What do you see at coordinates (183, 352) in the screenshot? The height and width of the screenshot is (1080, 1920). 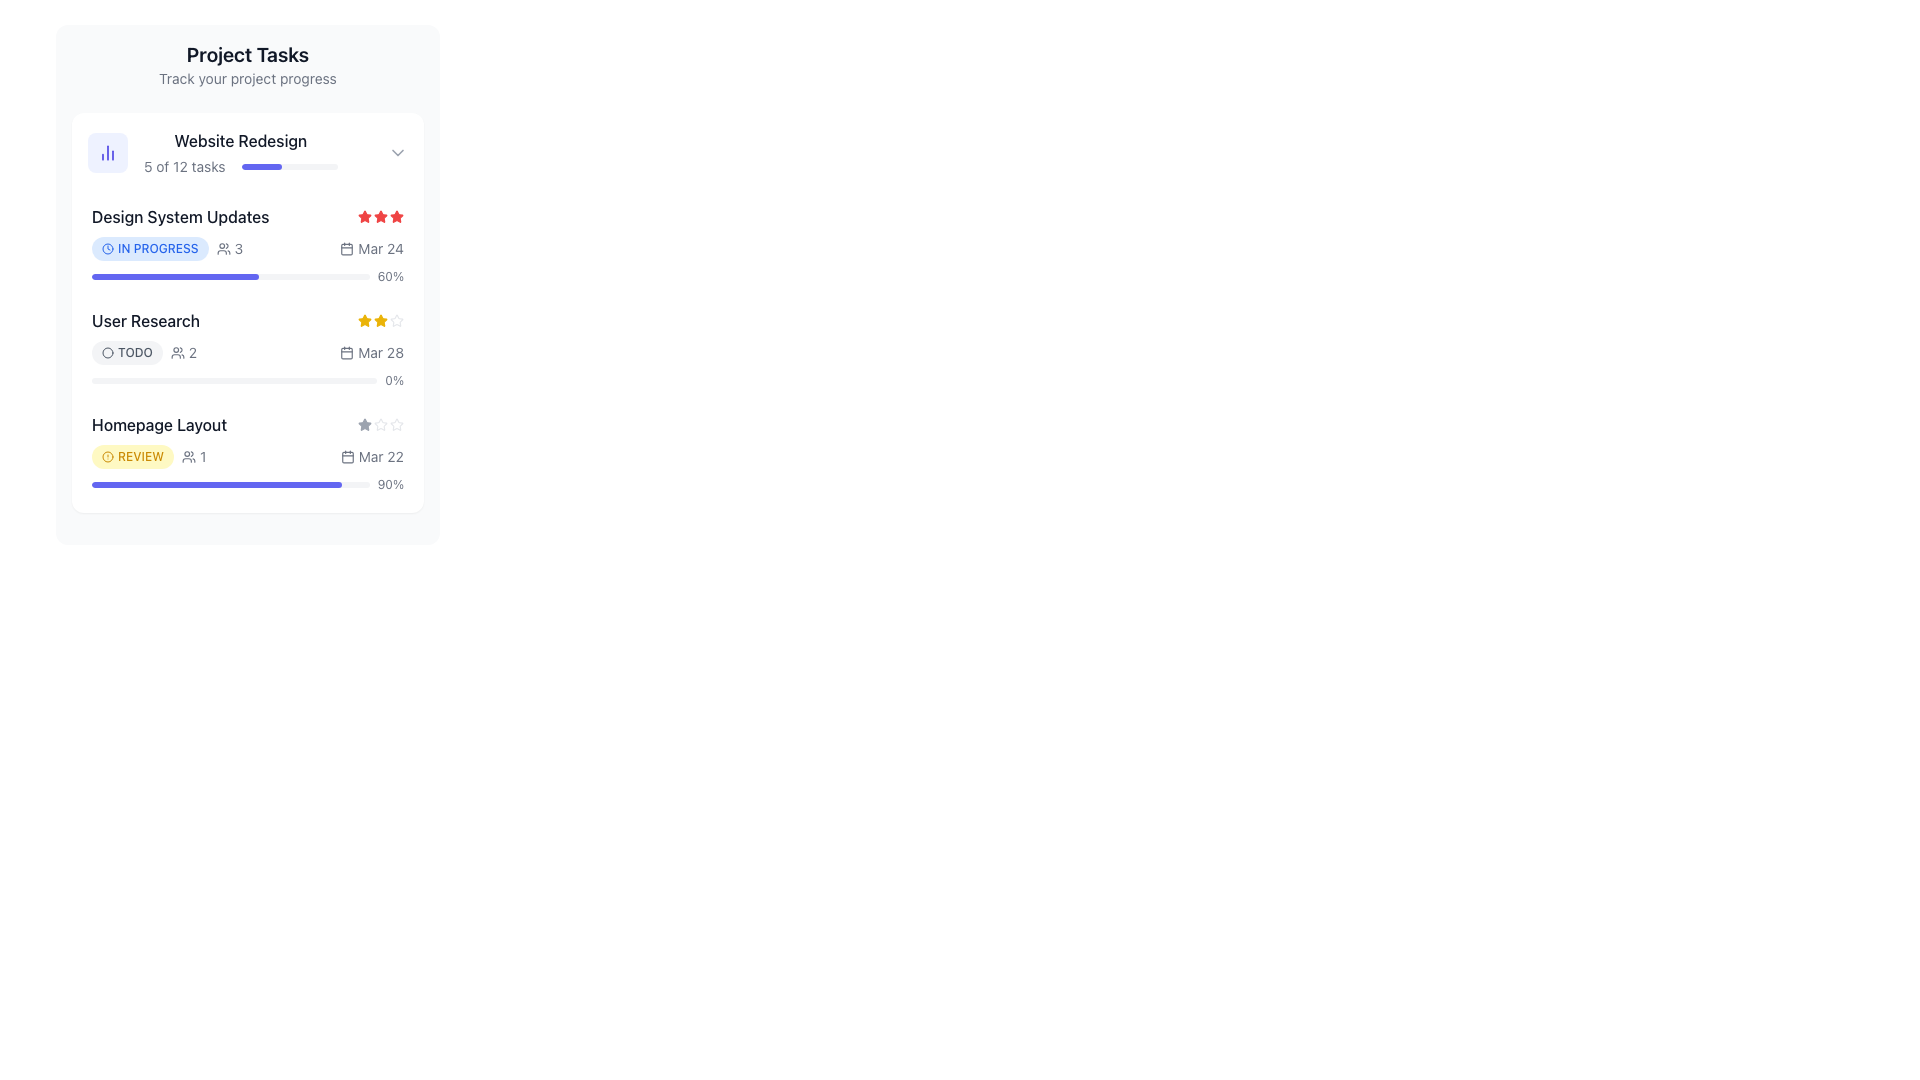 I see `the text label displaying the number of participants for the 'User Research' task, located to the right of 'TODO' and adjacent to the user icon` at bounding box center [183, 352].